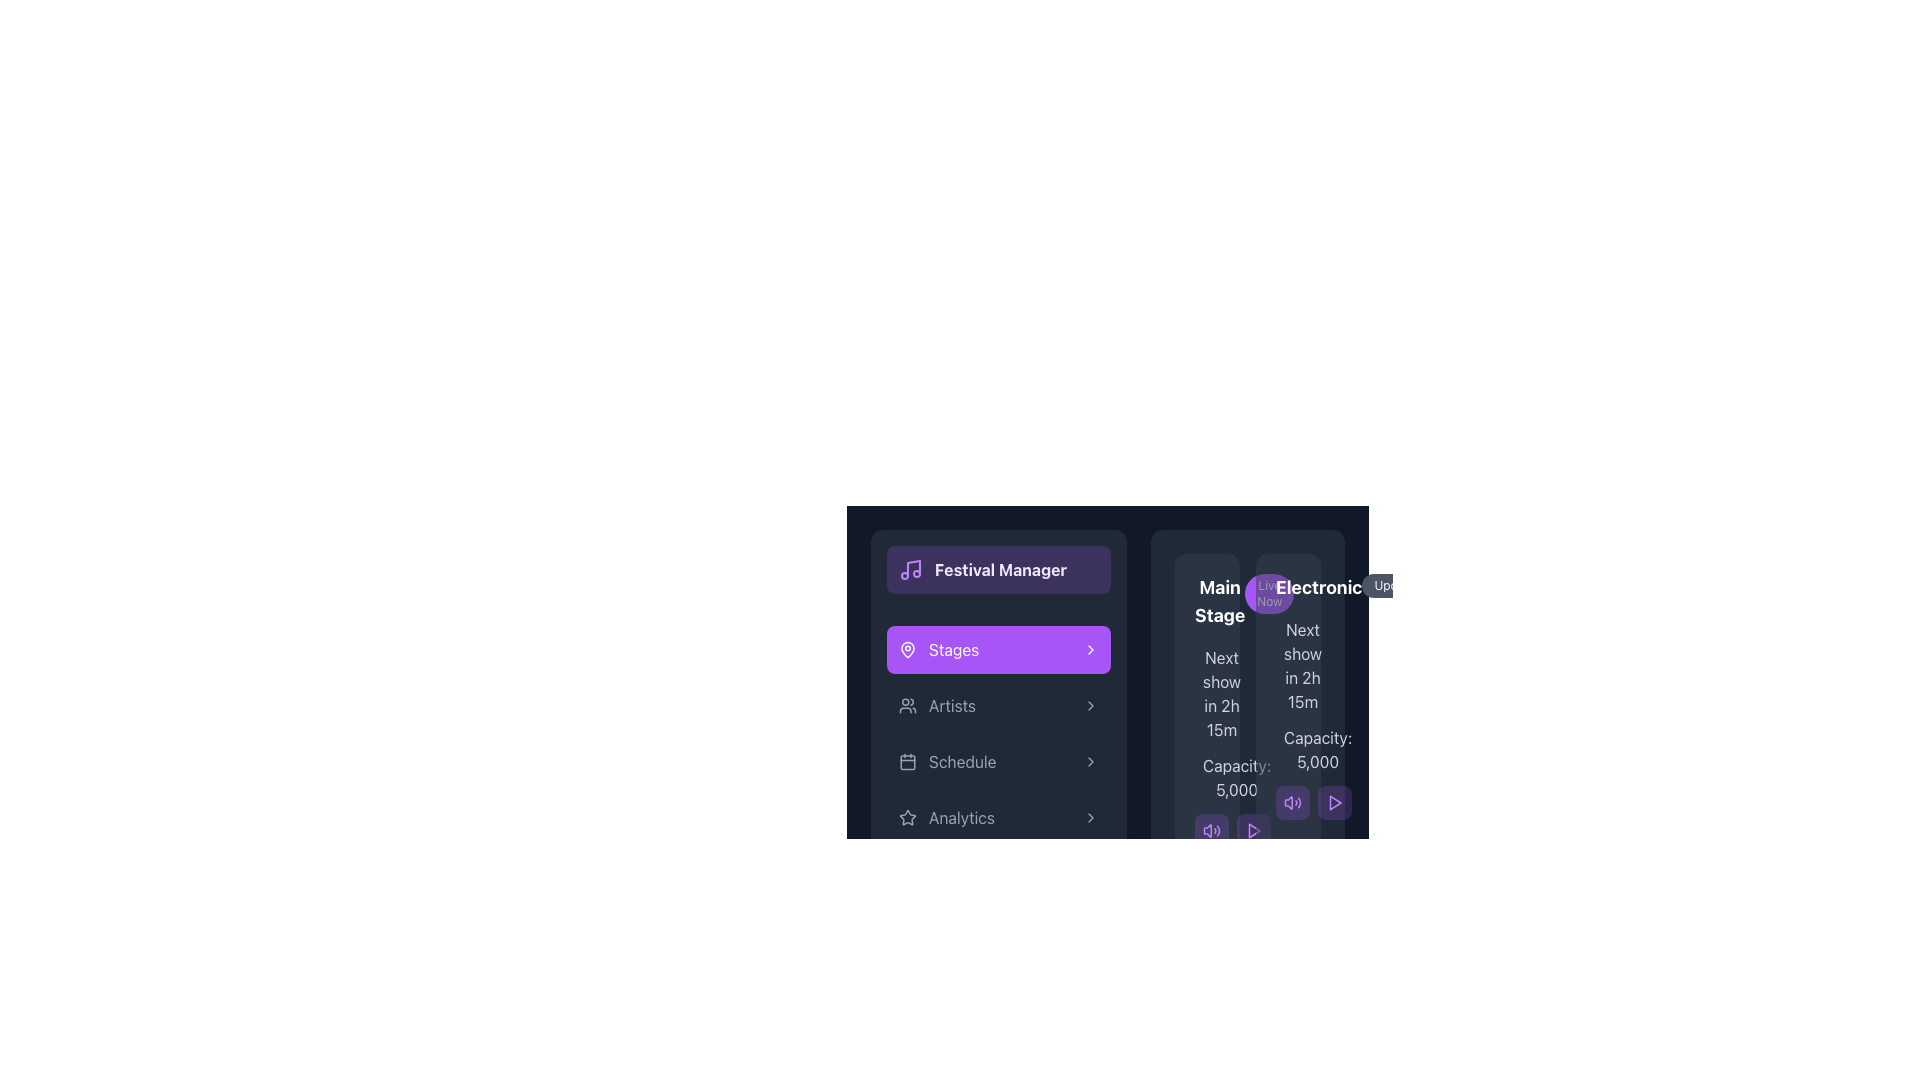 The height and width of the screenshot is (1080, 1920). What do you see at coordinates (1335, 801) in the screenshot?
I see `the rightmost triangular play button in the 'Electronic Stage' section to initiate playback of the associated media` at bounding box center [1335, 801].